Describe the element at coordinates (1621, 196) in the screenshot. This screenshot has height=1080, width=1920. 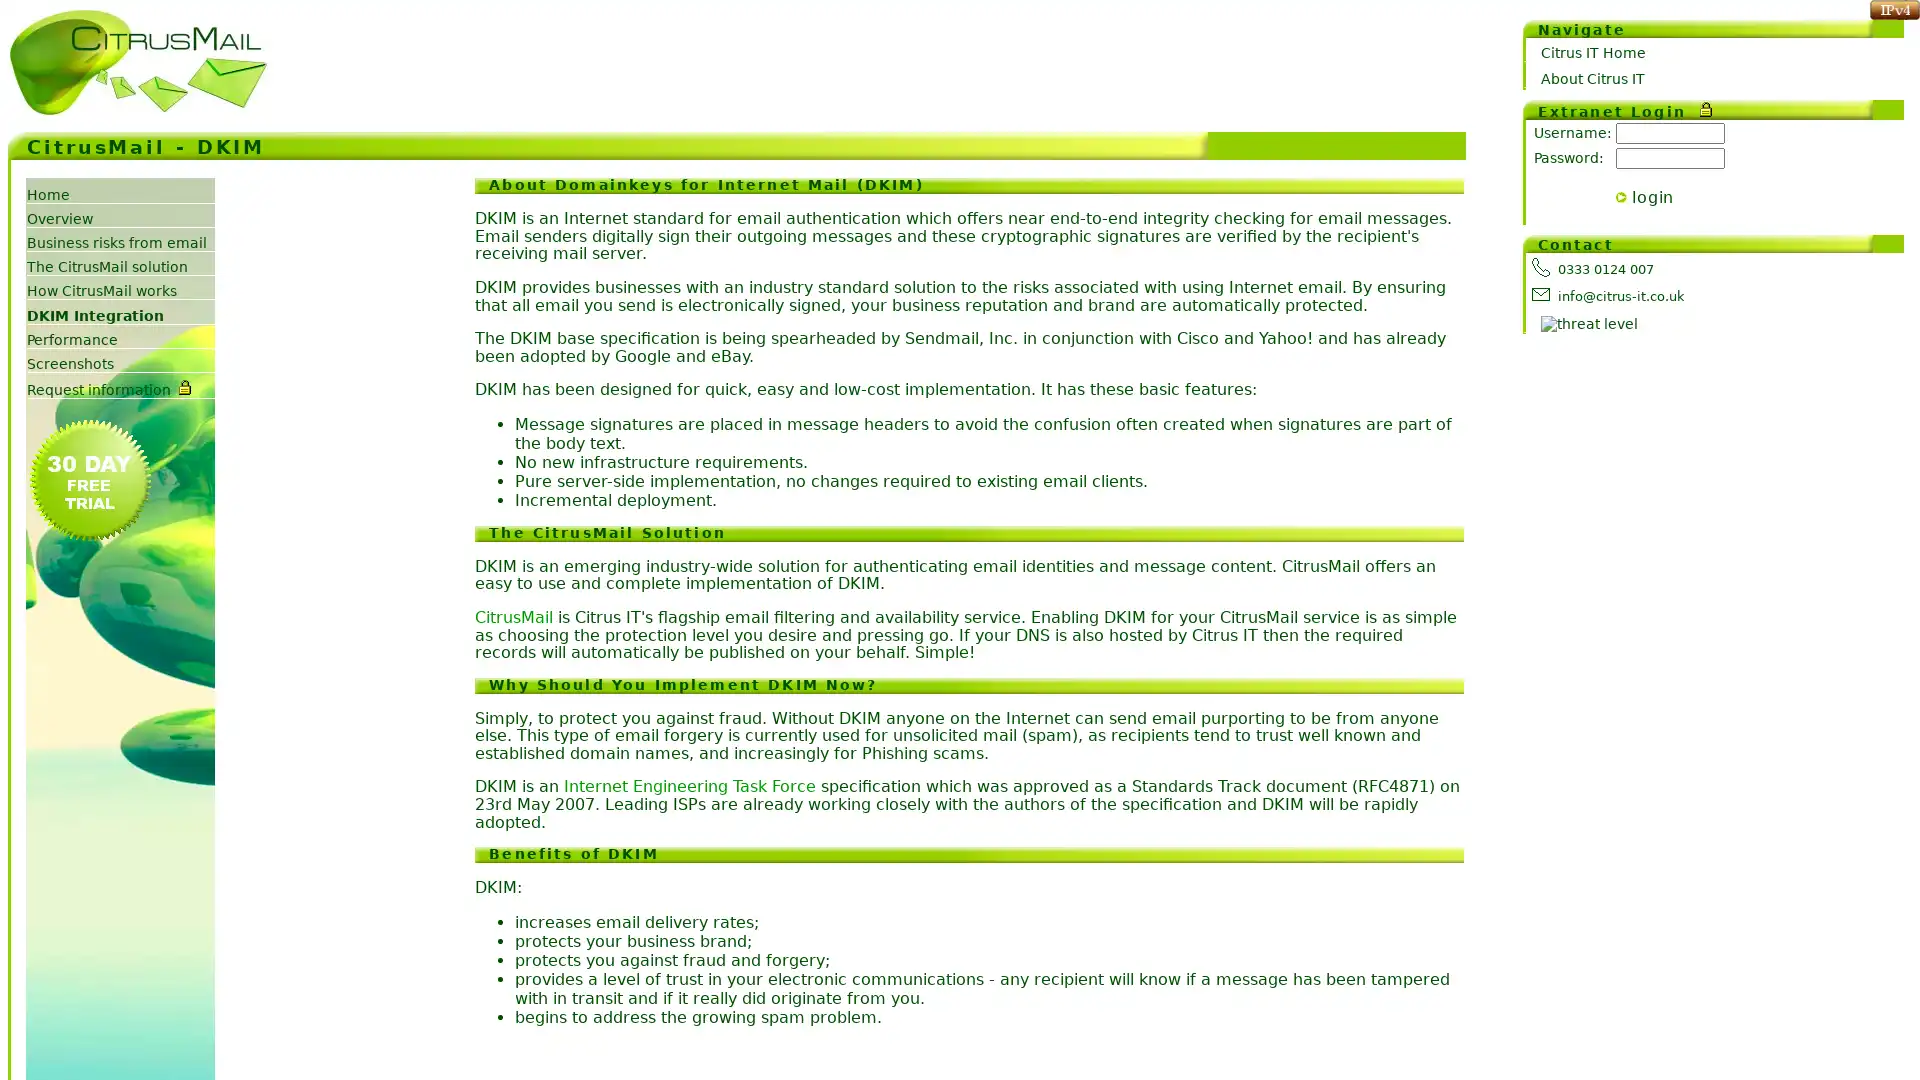
I see `>` at that location.